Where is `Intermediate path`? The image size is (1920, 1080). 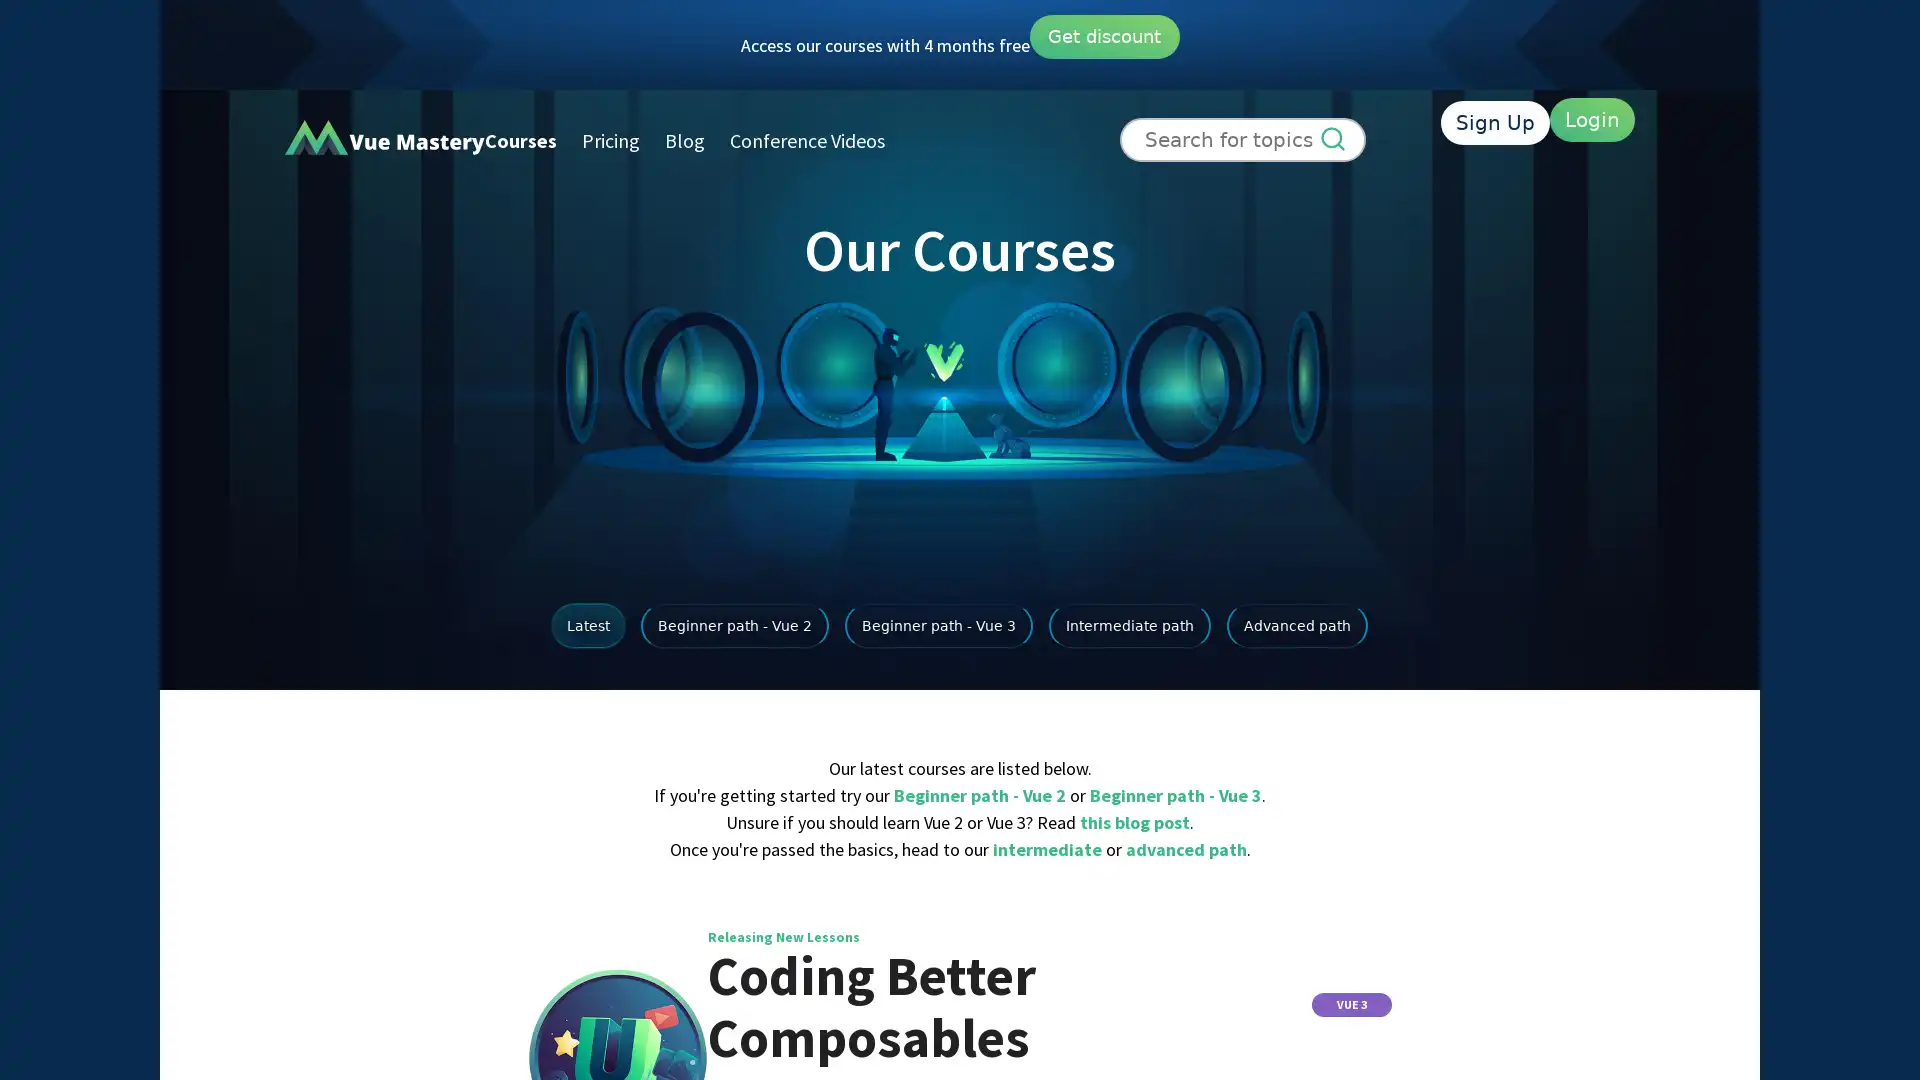 Intermediate path is located at coordinates (1192, 624).